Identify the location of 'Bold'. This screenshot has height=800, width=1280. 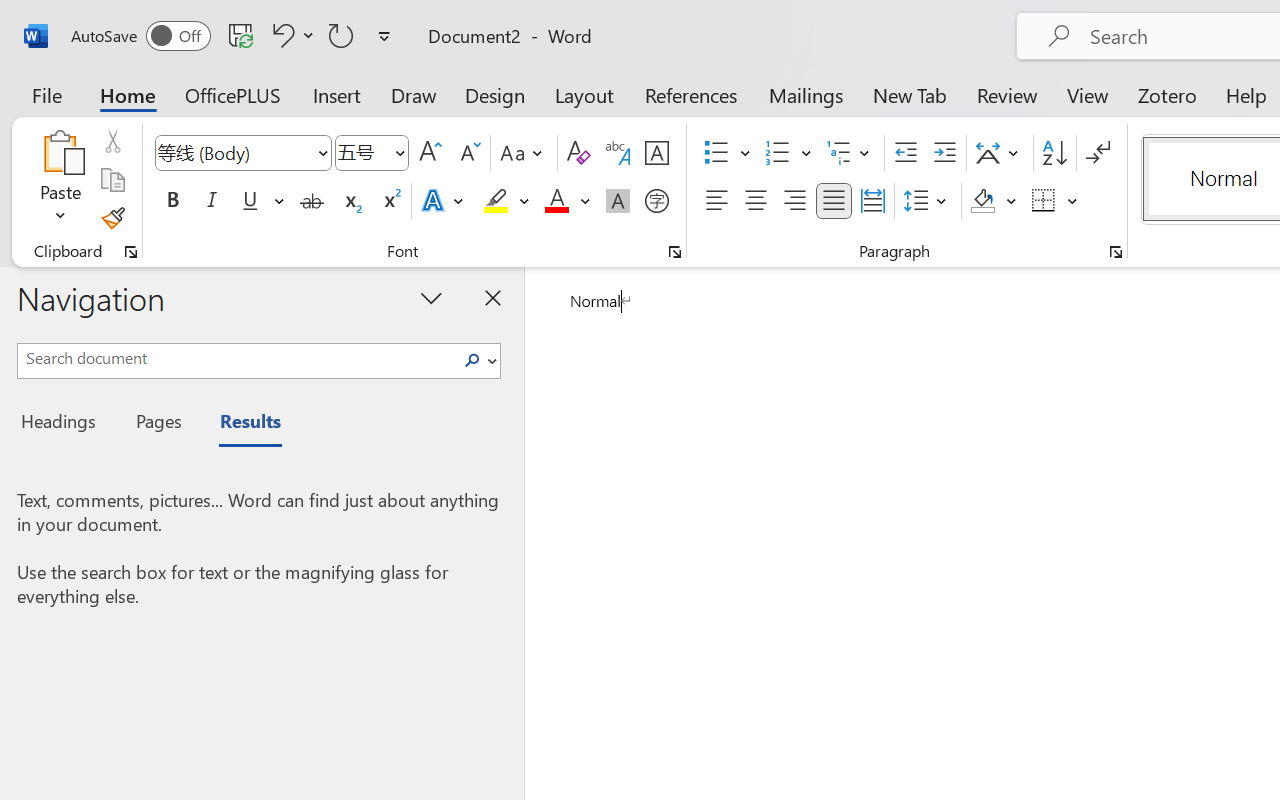
(172, 201).